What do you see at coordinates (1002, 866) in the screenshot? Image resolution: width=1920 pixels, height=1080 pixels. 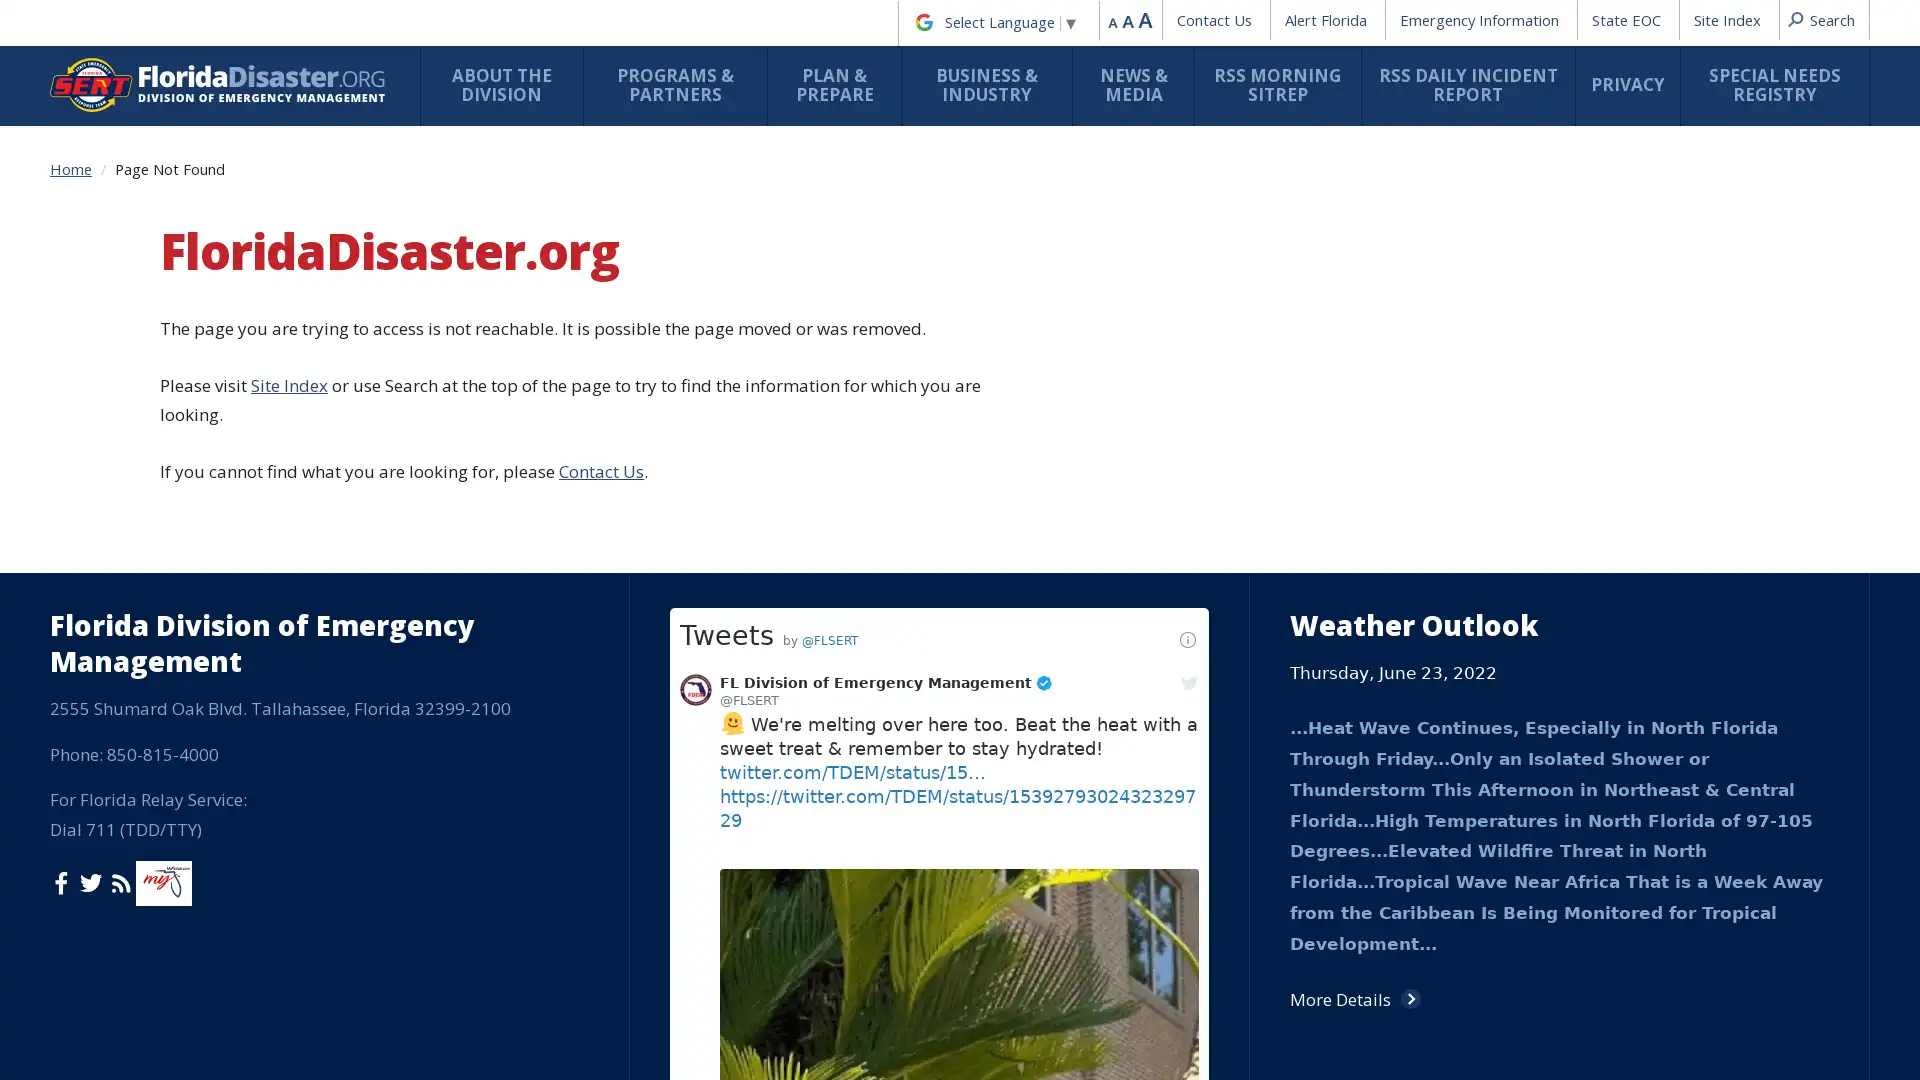 I see `Toggle More` at bounding box center [1002, 866].